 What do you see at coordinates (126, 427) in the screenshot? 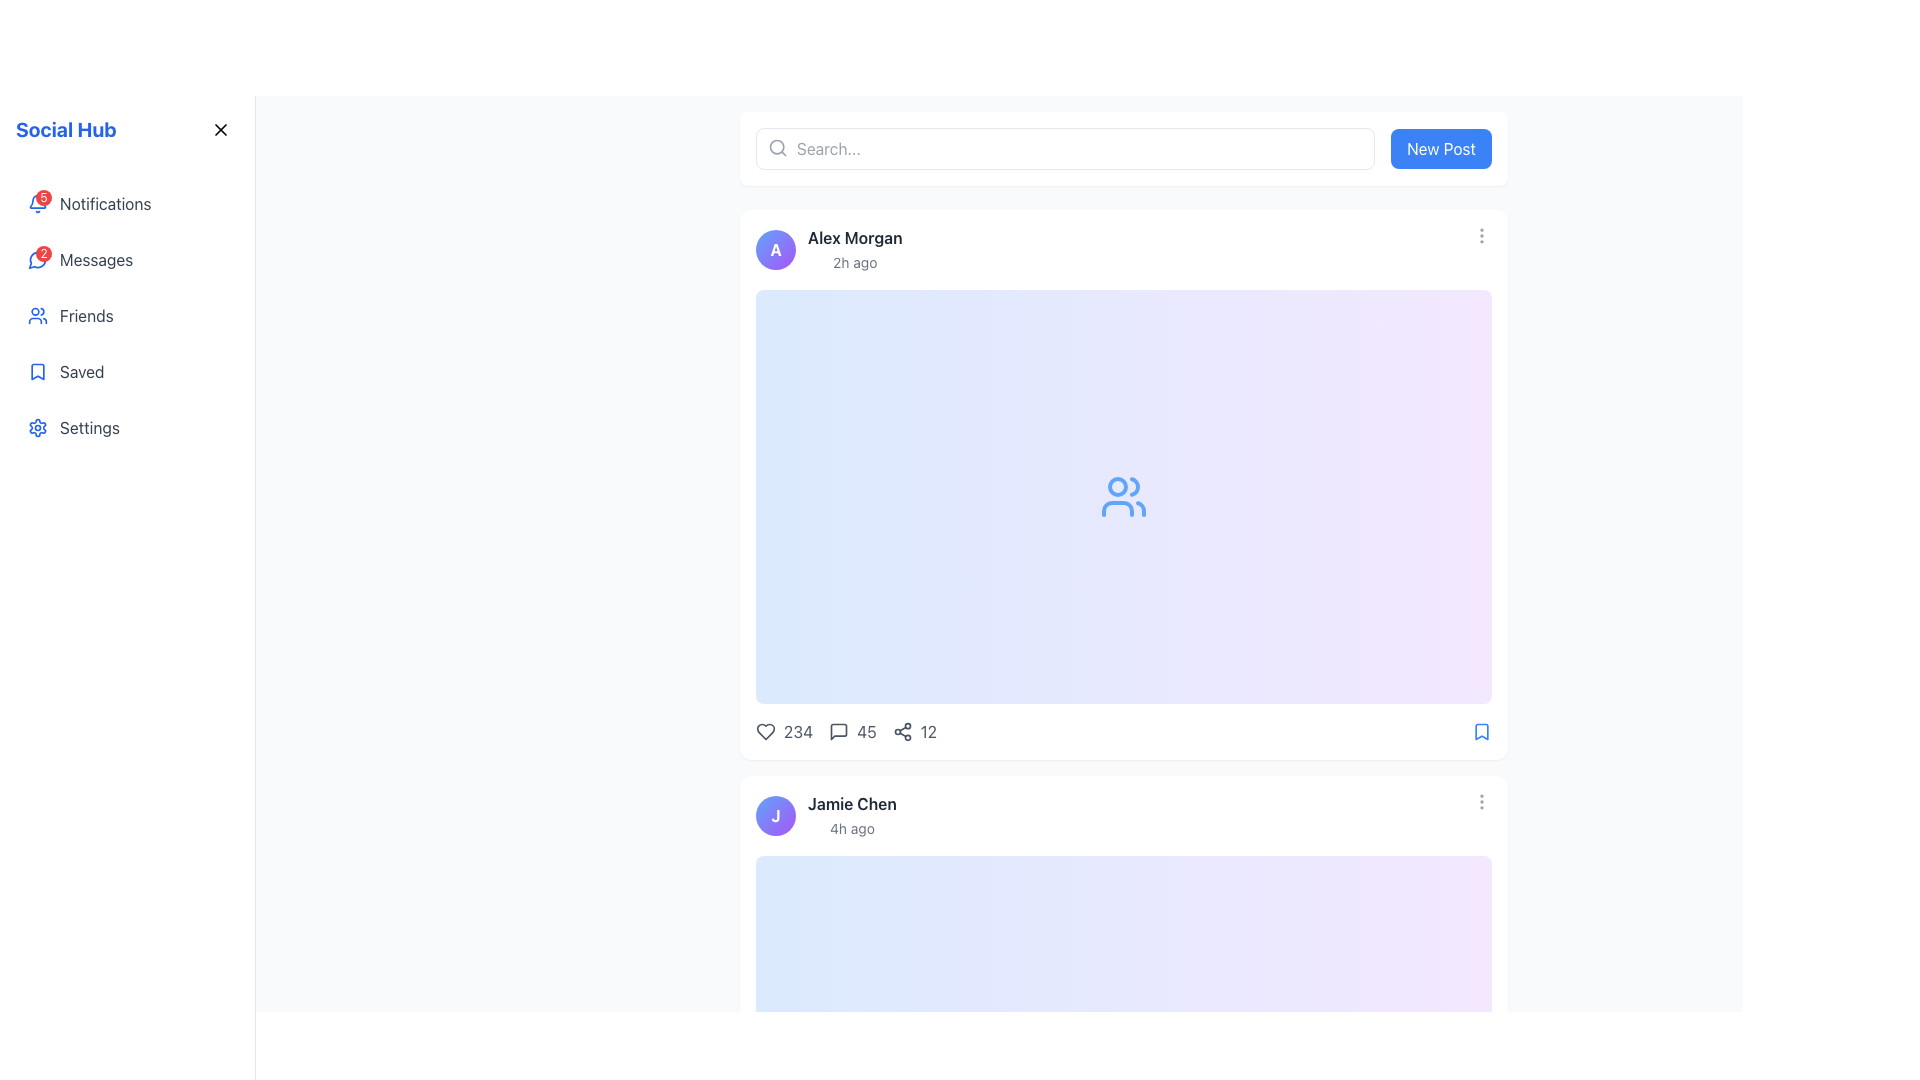
I see `the settings button located at the bottom of the vertical menu` at bounding box center [126, 427].